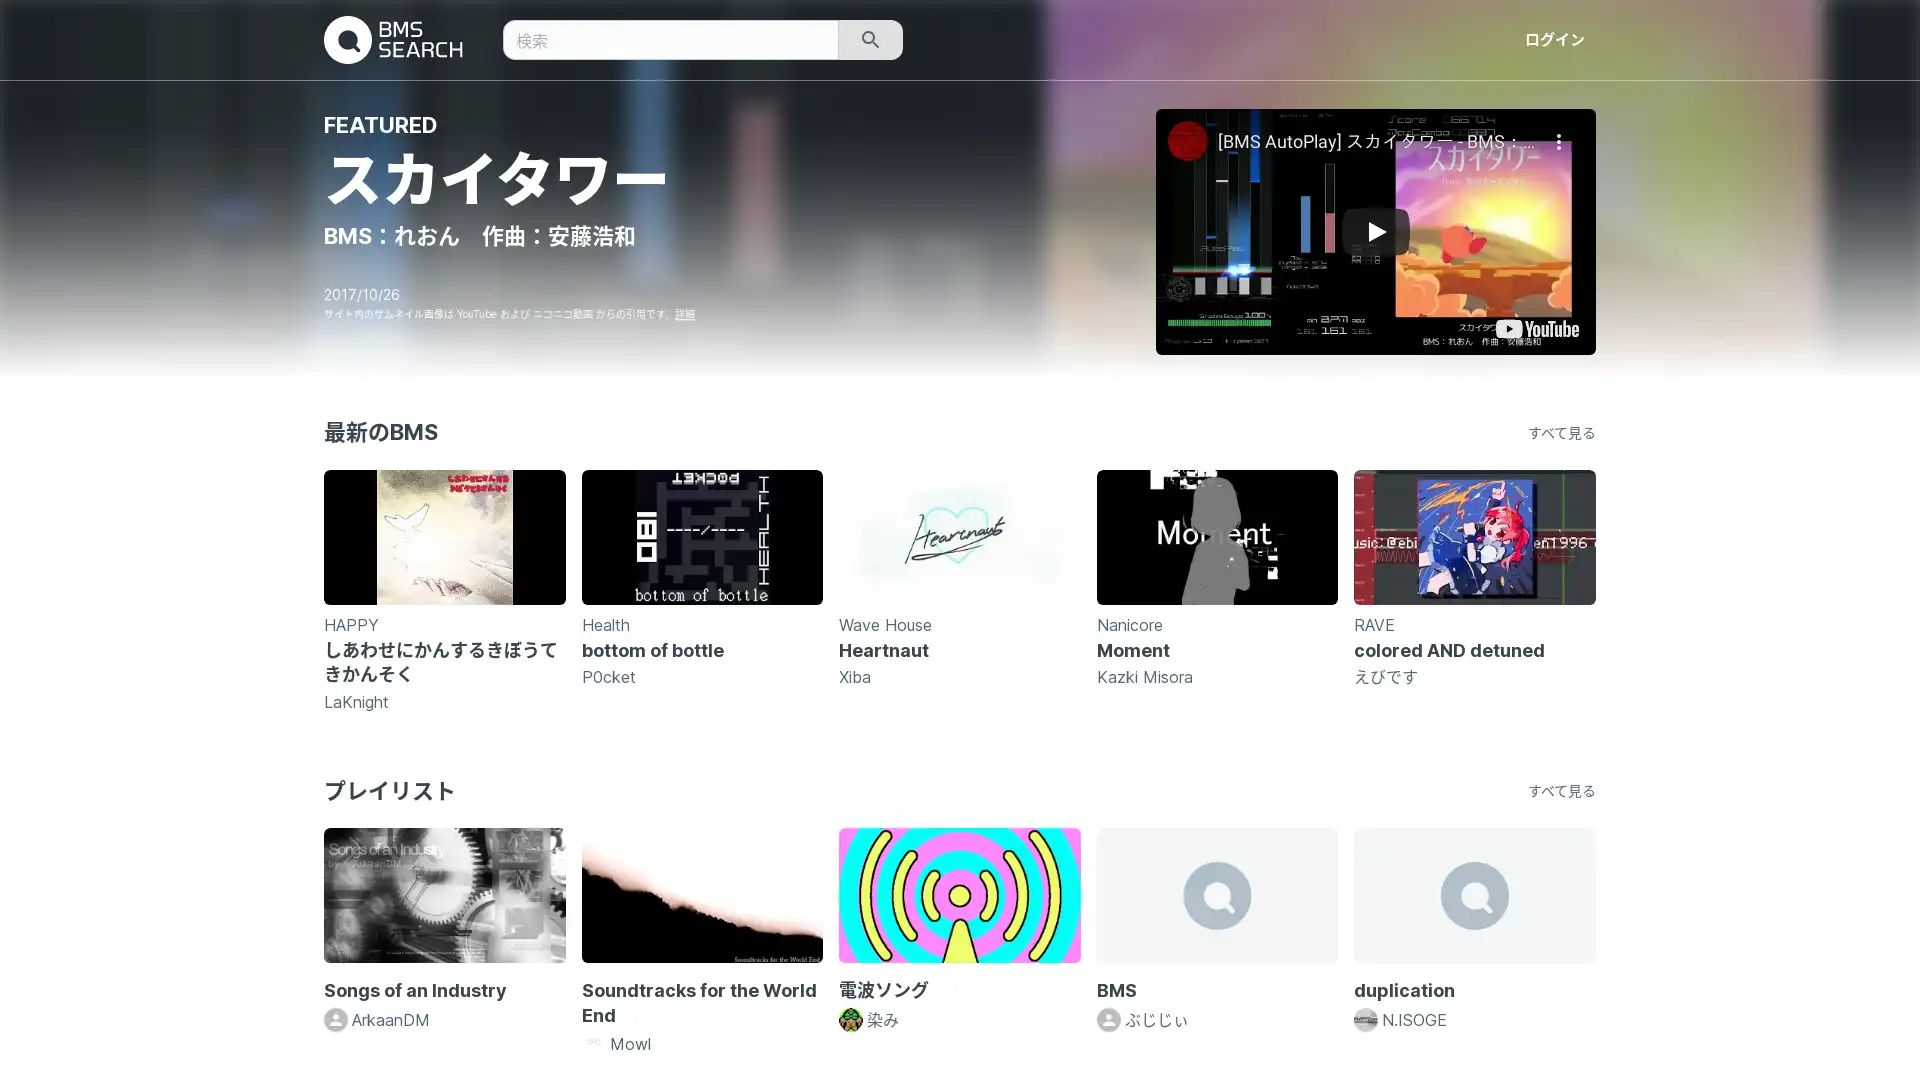  What do you see at coordinates (1474, 929) in the screenshot?
I see `duplication N.ISOGE` at bounding box center [1474, 929].